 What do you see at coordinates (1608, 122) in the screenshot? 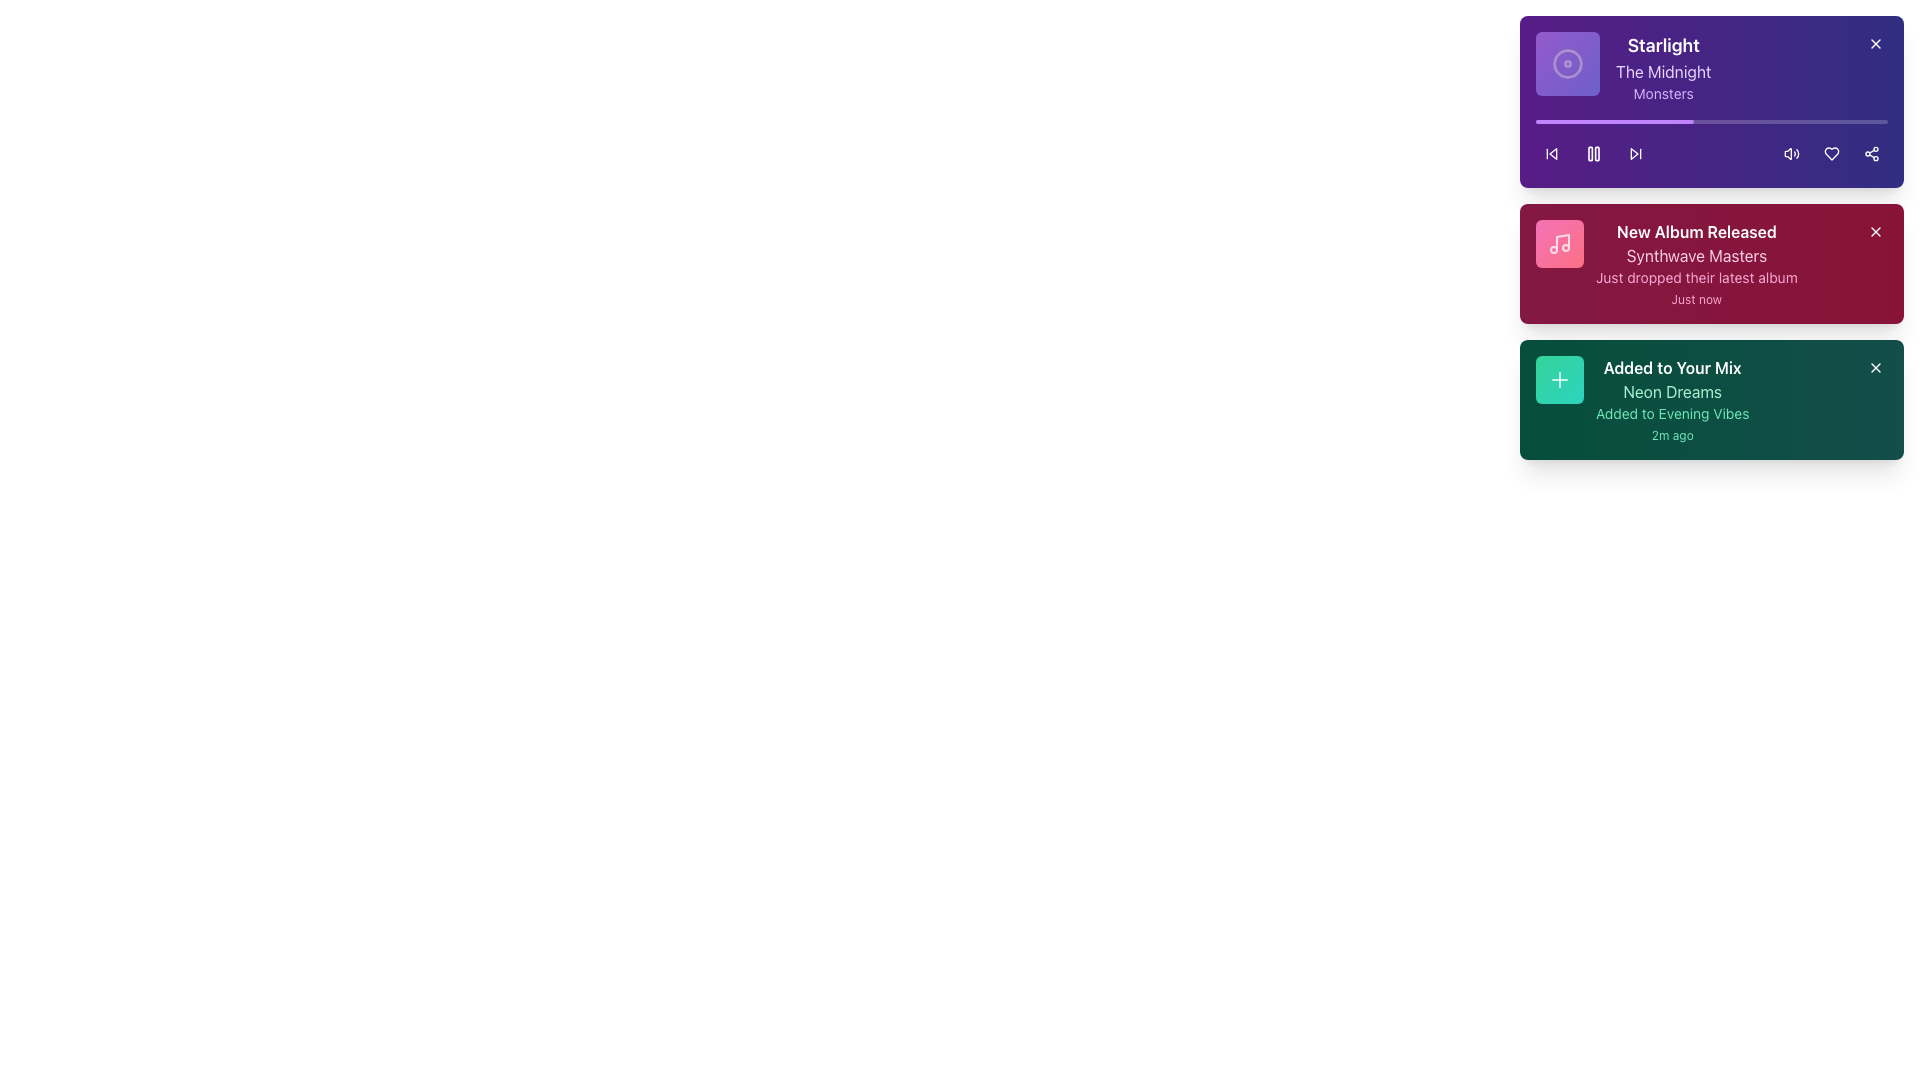
I see `the progress bar` at bounding box center [1608, 122].